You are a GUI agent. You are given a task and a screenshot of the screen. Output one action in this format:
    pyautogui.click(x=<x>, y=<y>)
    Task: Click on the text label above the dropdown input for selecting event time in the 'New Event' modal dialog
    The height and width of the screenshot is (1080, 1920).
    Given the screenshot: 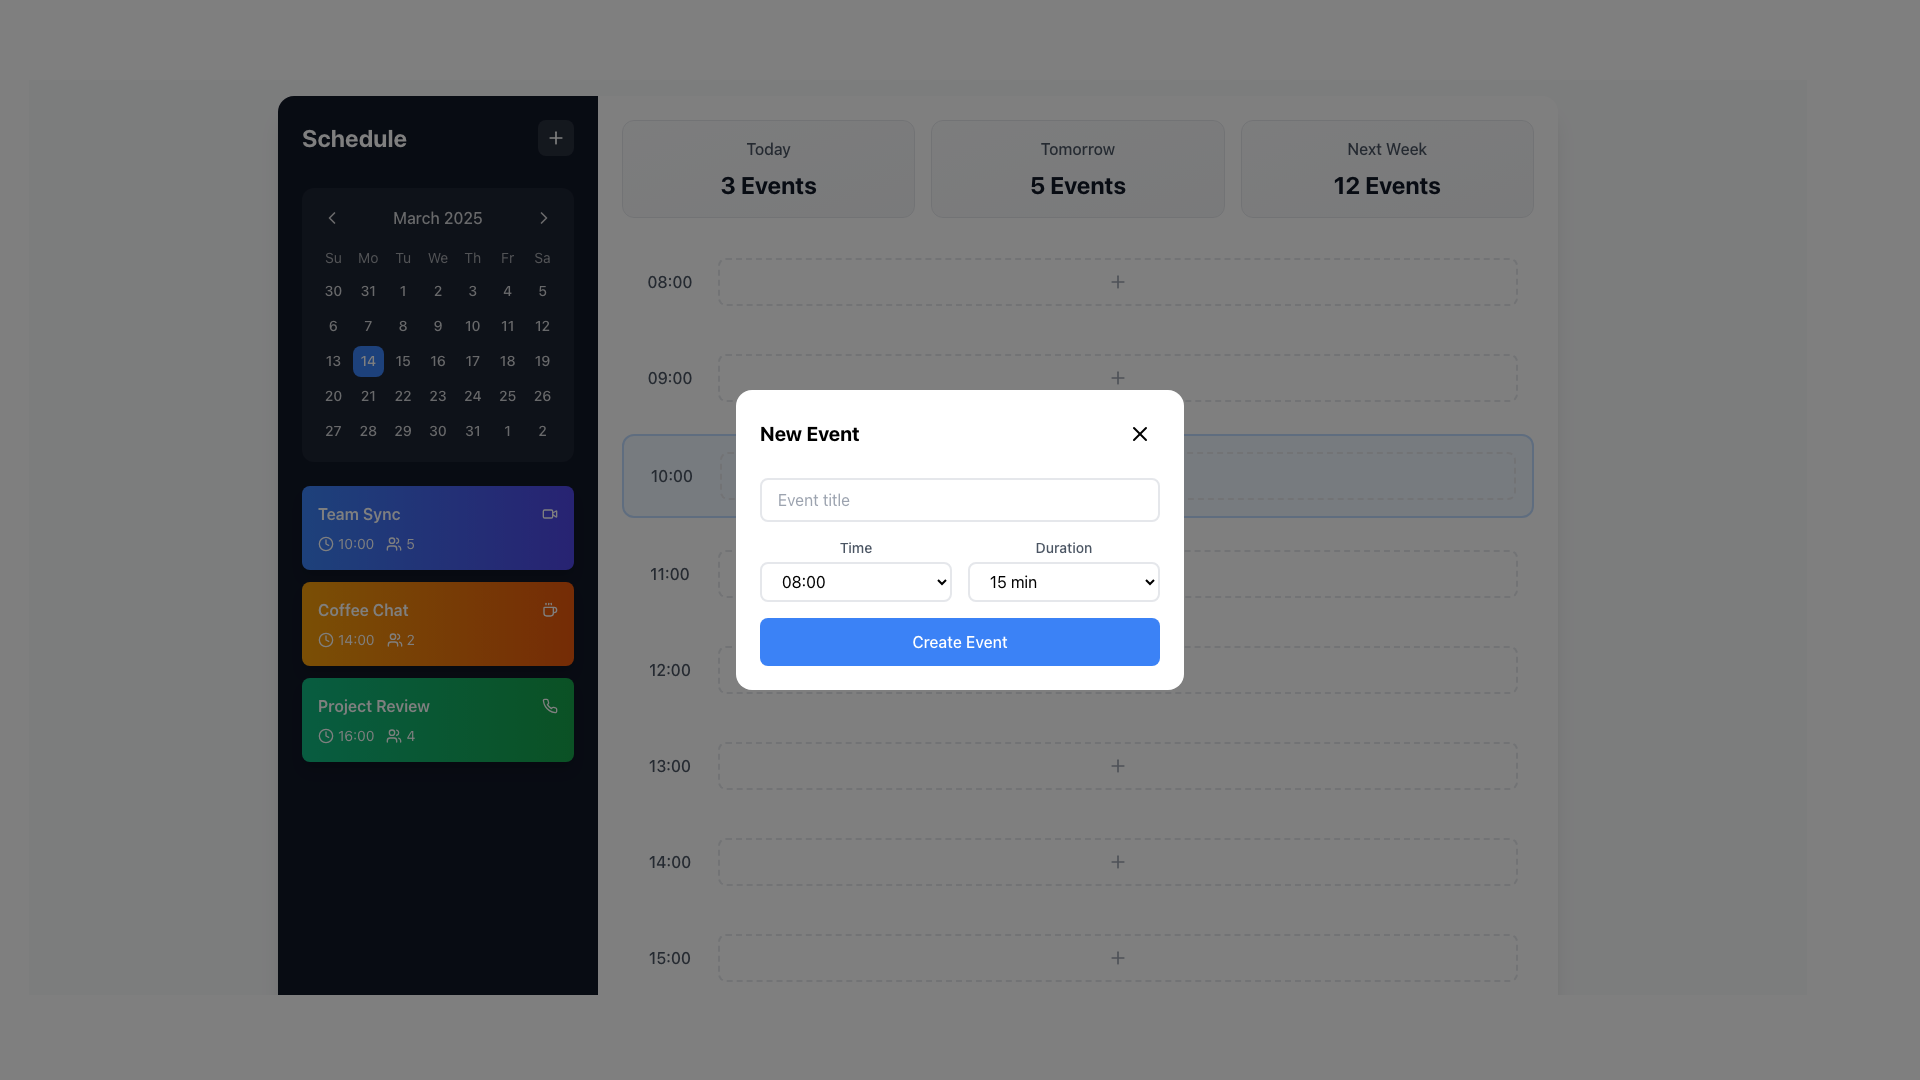 What is the action you would take?
    pyautogui.click(x=855, y=547)
    